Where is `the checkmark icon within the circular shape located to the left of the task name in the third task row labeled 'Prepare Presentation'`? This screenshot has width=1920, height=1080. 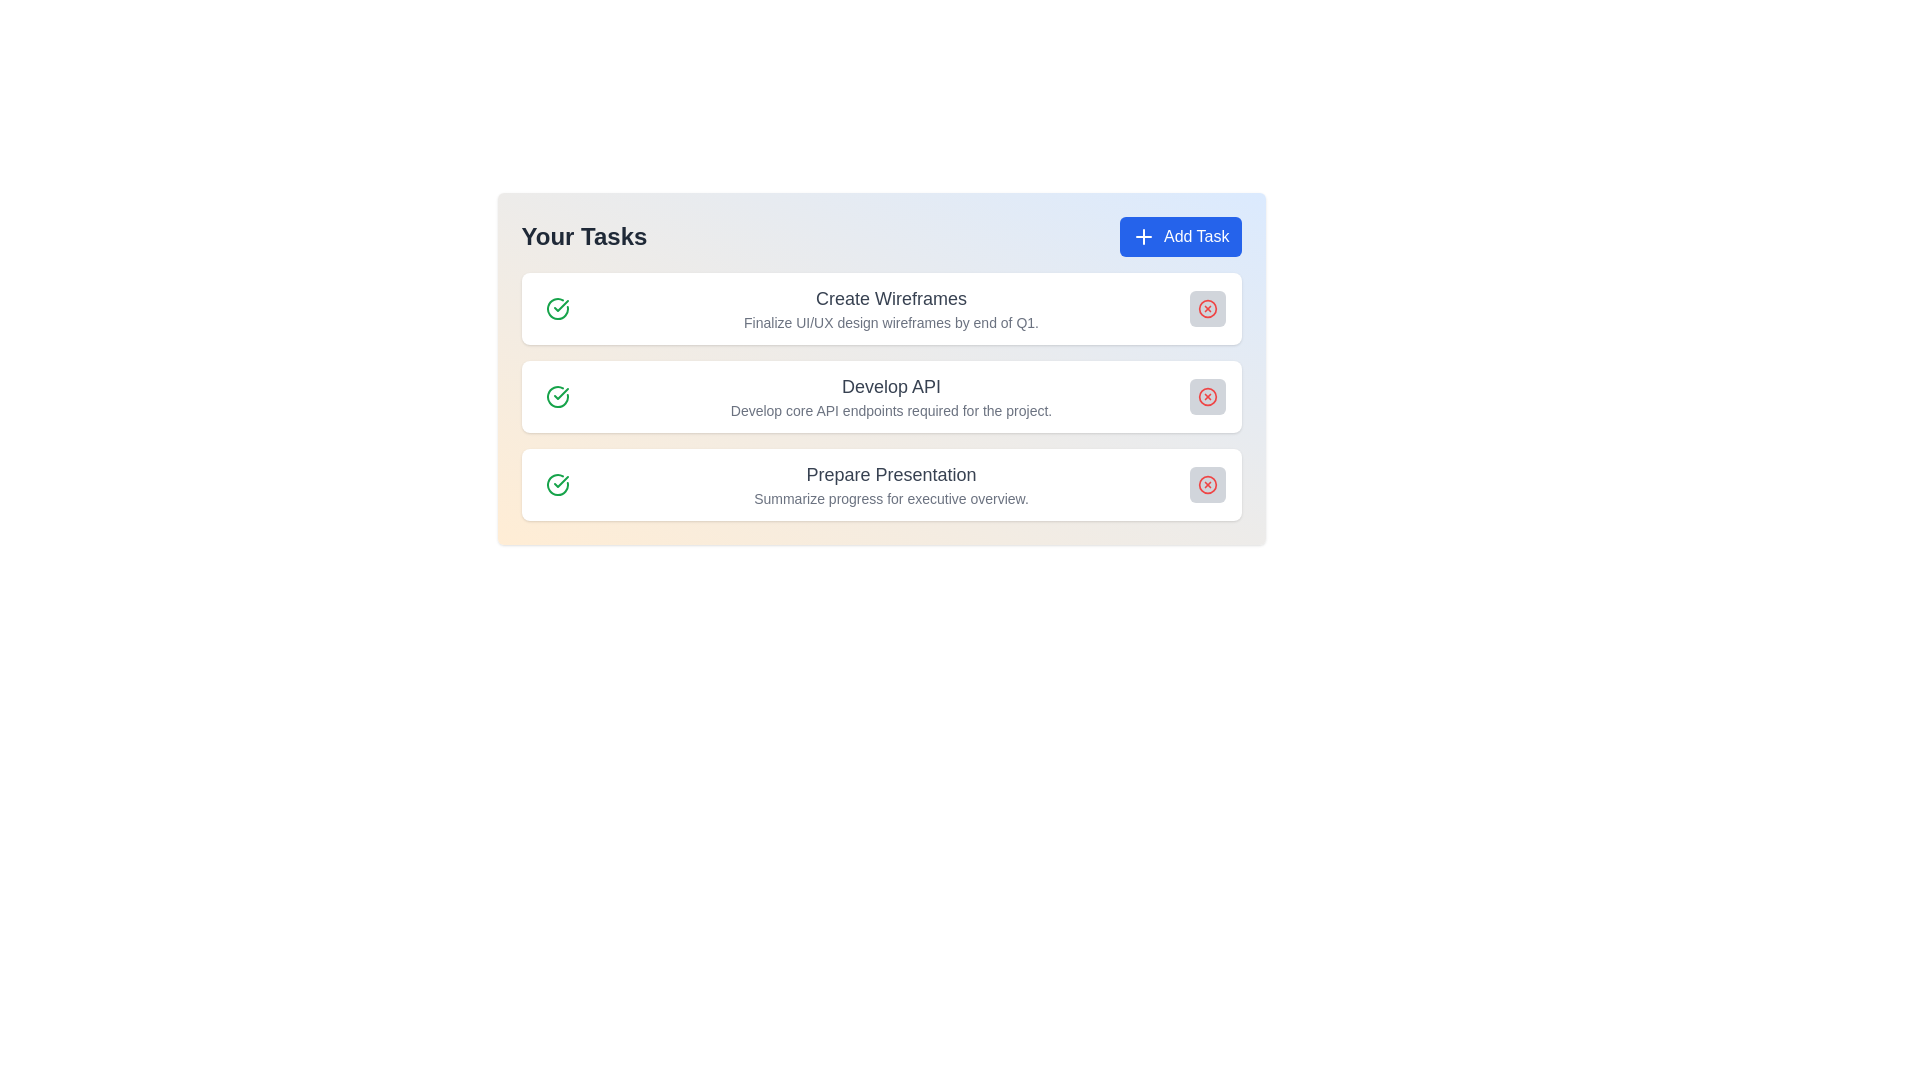
the checkmark icon within the circular shape located to the left of the task name in the third task row labeled 'Prepare Presentation' is located at coordinates (560, 482).